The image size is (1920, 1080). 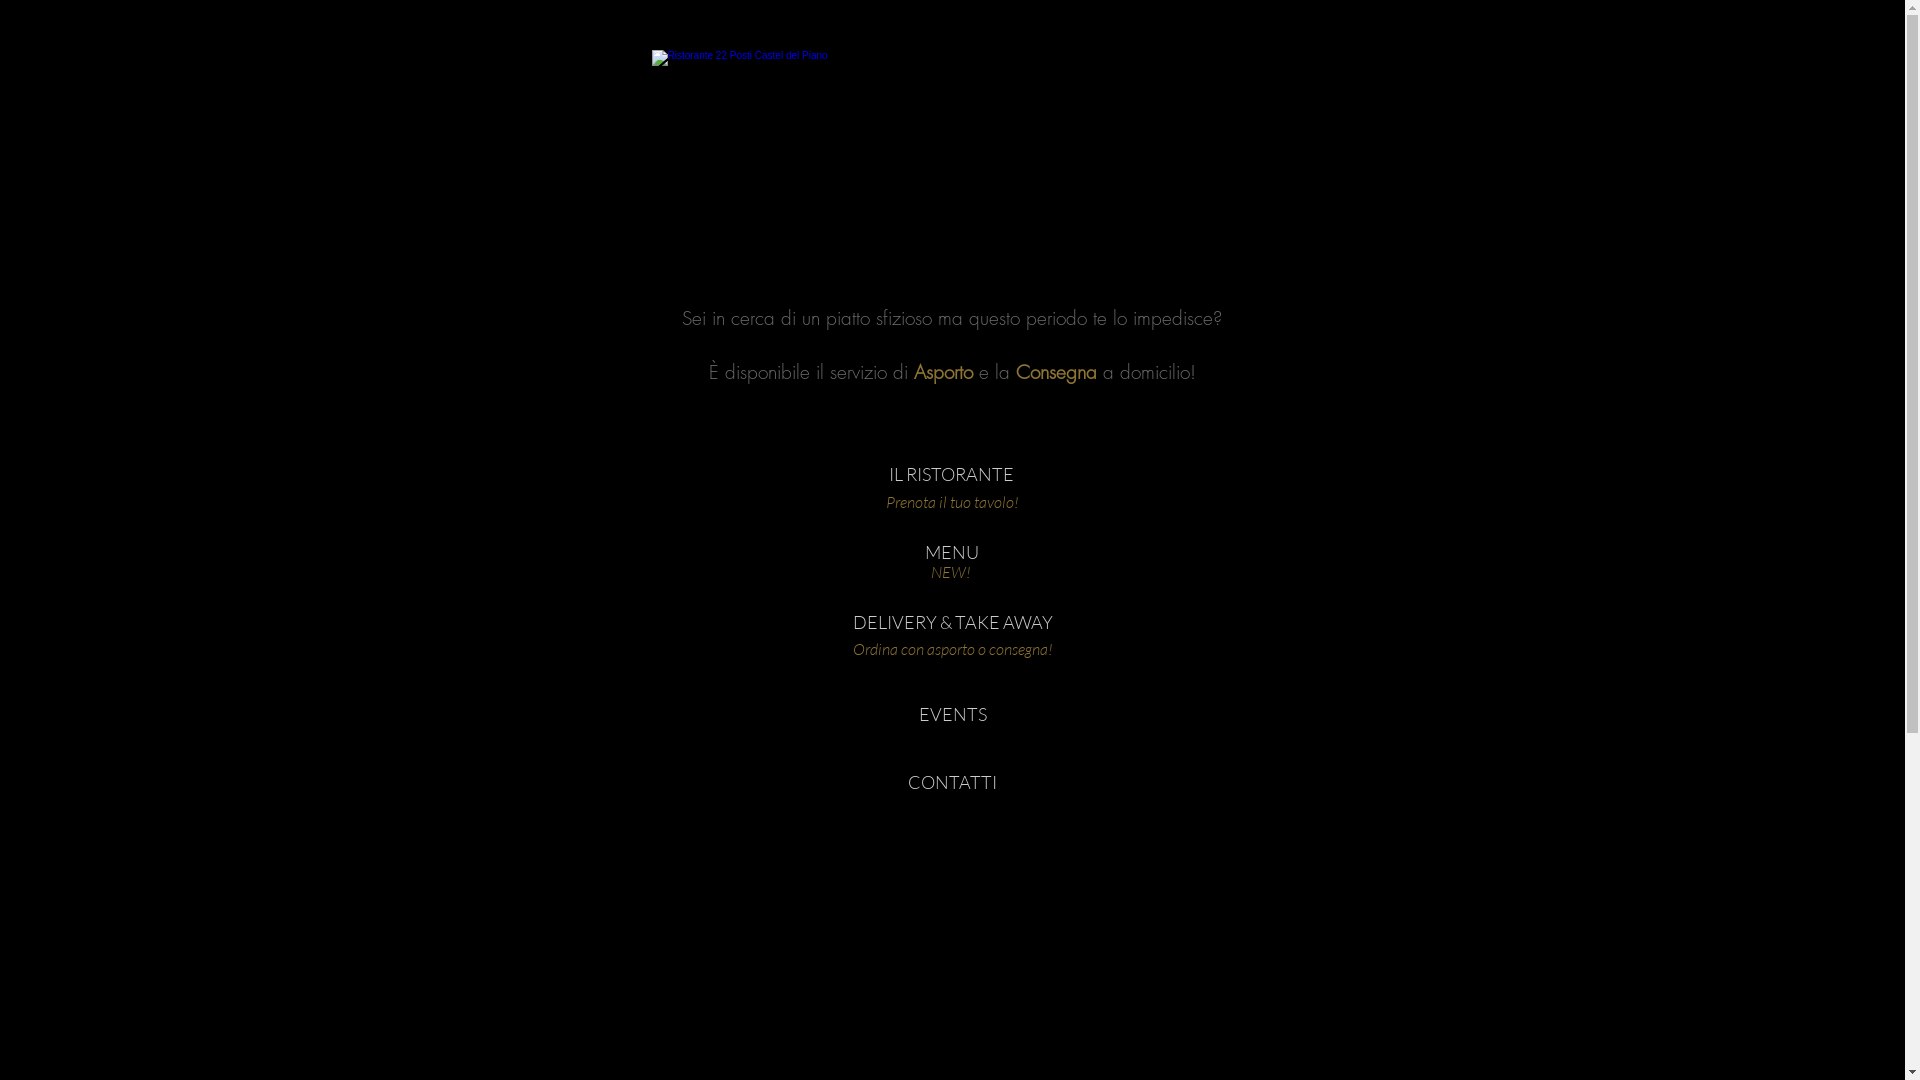 What do you see at coordinates (949, 145) in the screenshot?
I see `'Ristorante 22 Posti Castel del Piano'` at bounding box center [949, 145].